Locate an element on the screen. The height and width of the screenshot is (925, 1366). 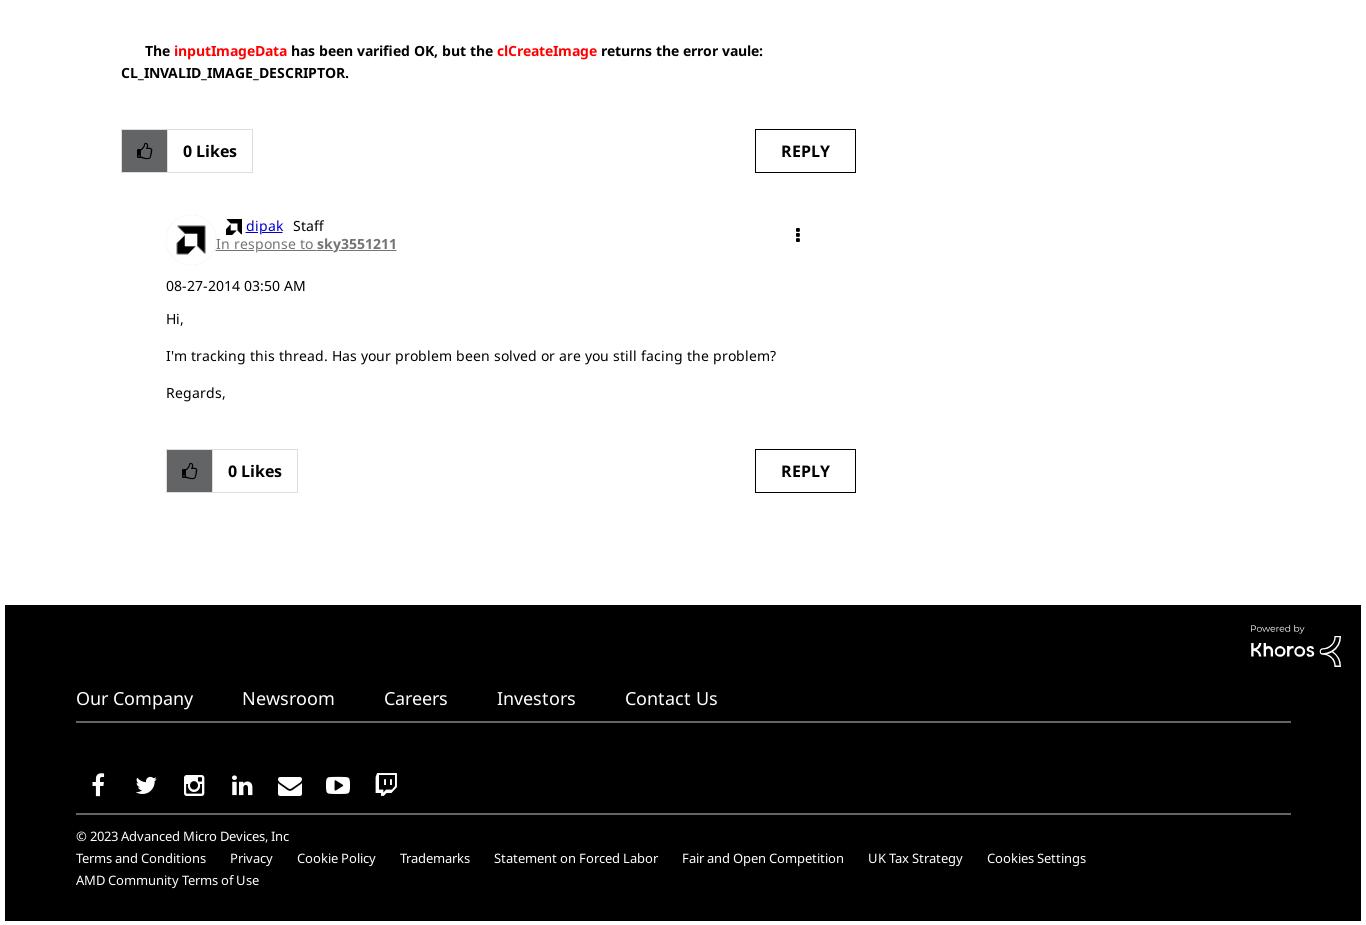
'Investors' is located at coordinates (535, 698).